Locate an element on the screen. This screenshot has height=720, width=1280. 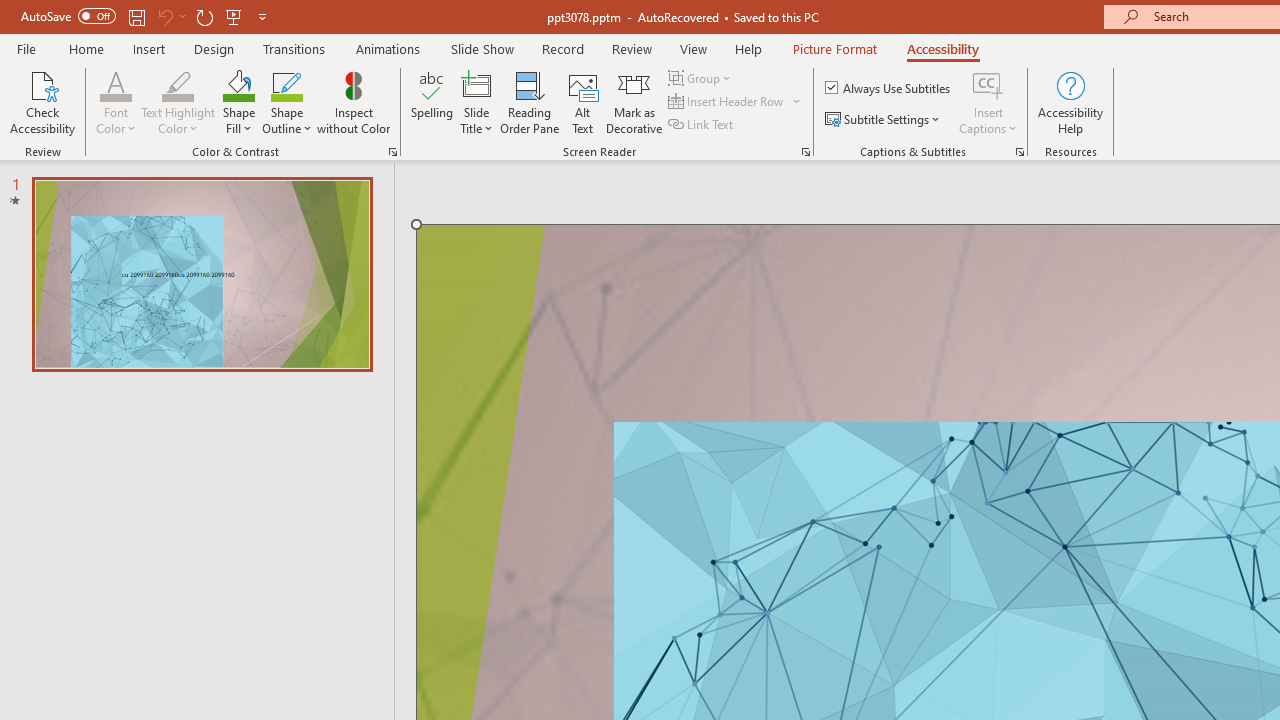
'Subtitle Settings' is located at coordinates (883, 119).